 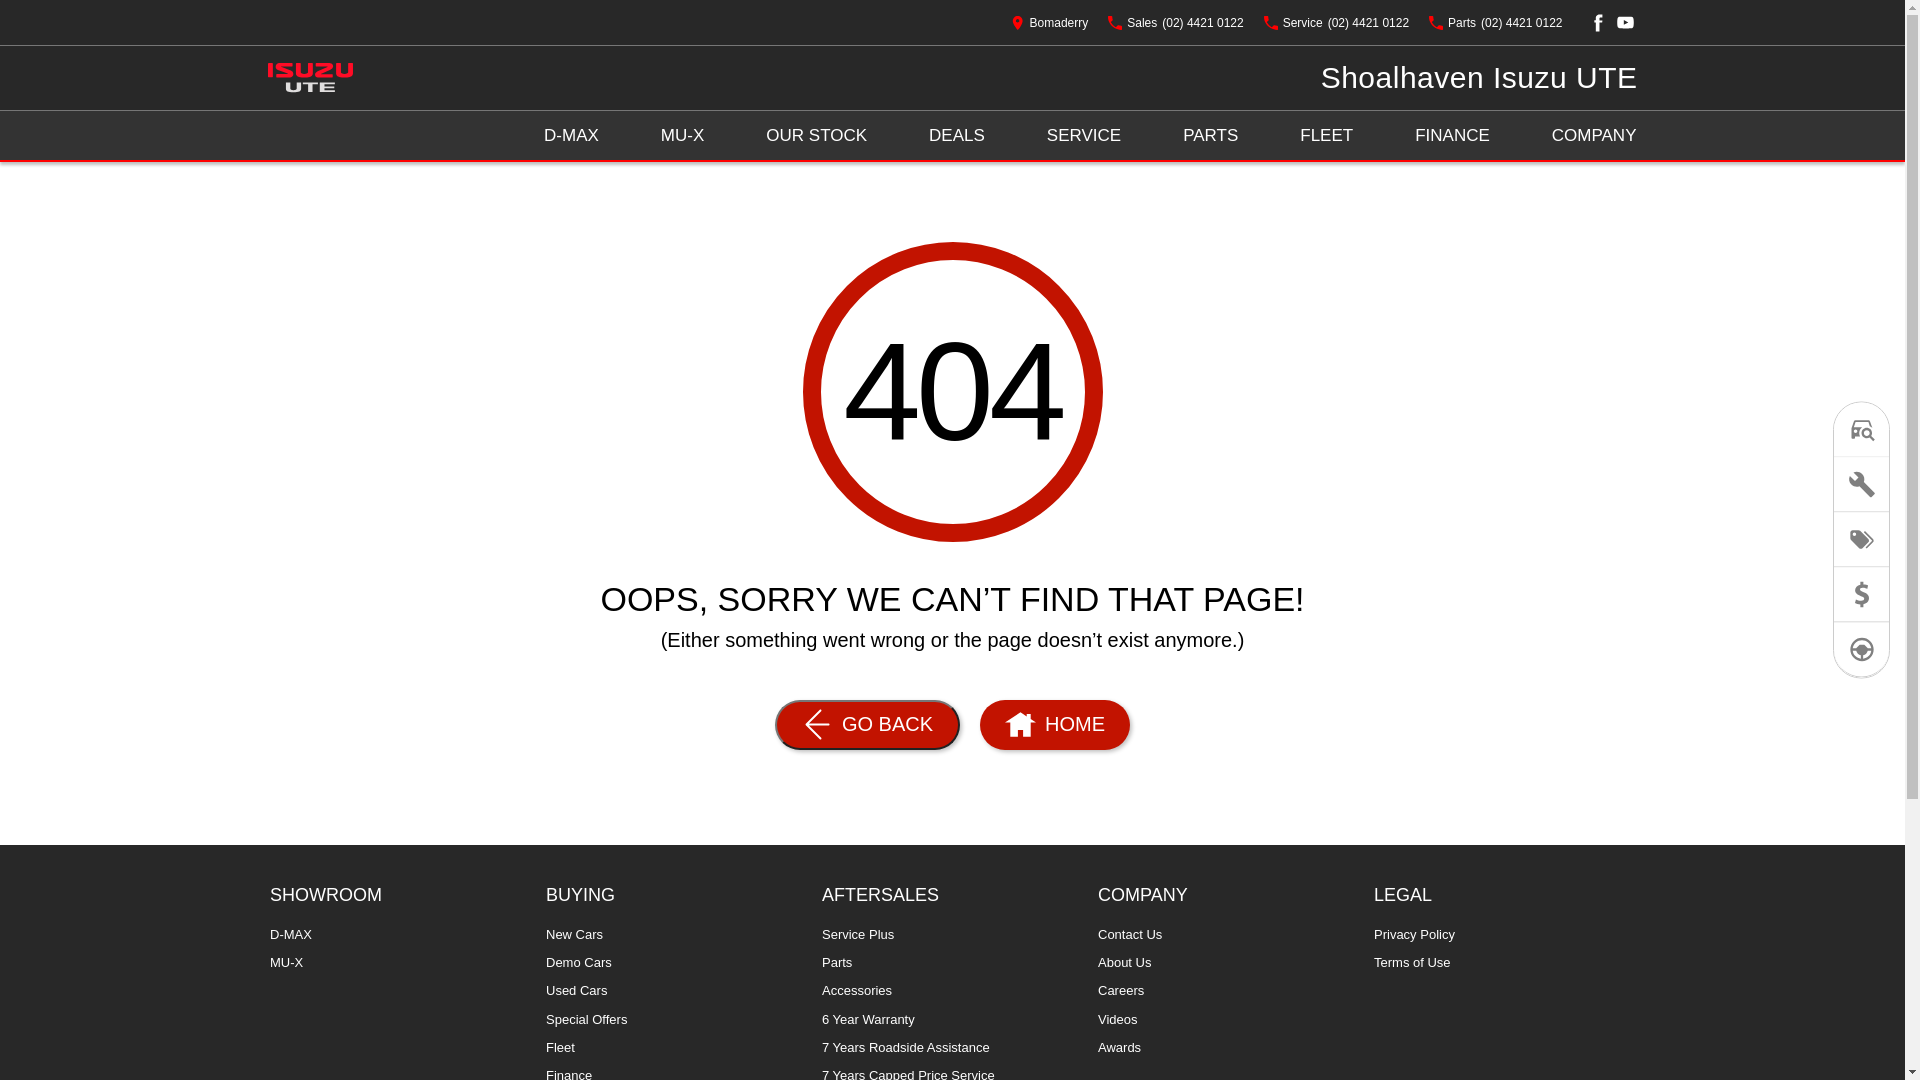 I want to click on 'SERVICE', so click(x=1083, y=135).